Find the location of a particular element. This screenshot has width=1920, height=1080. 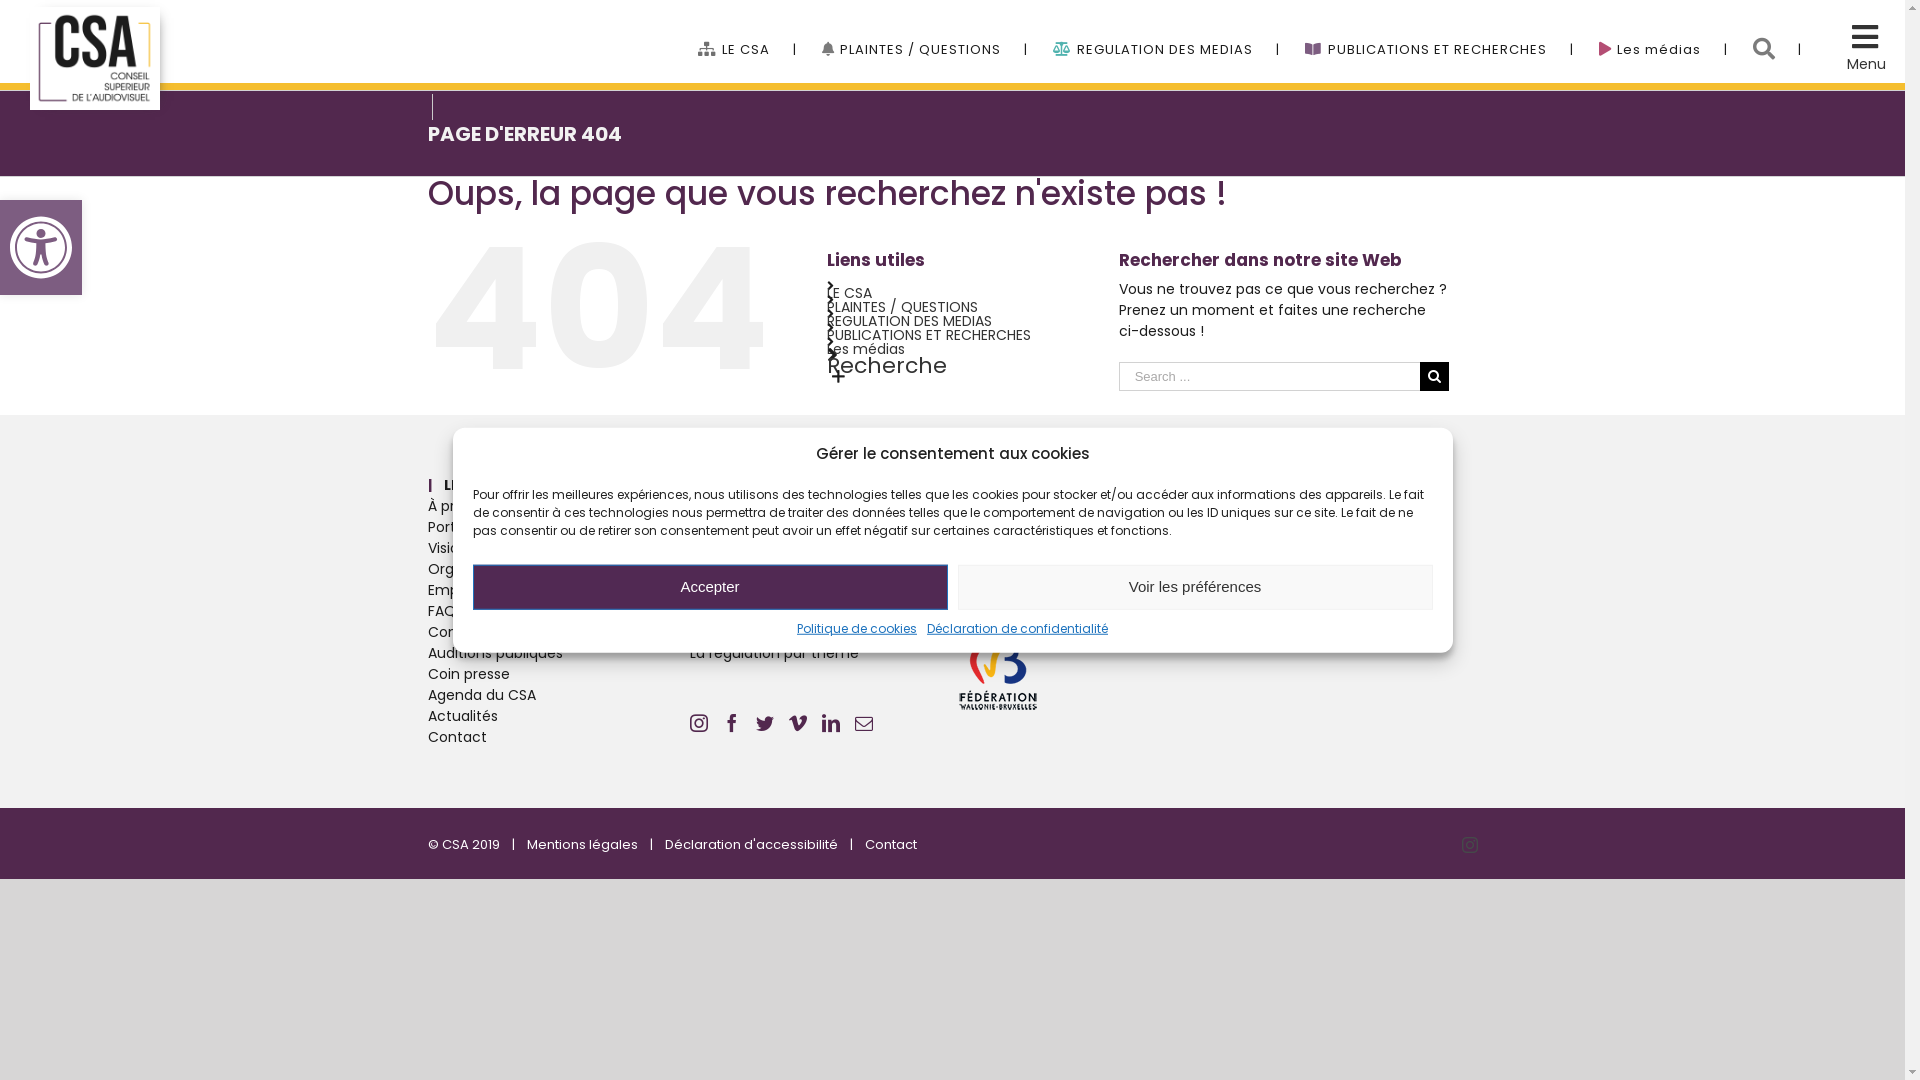

'Accepter' is located at coordinates (709, 585).